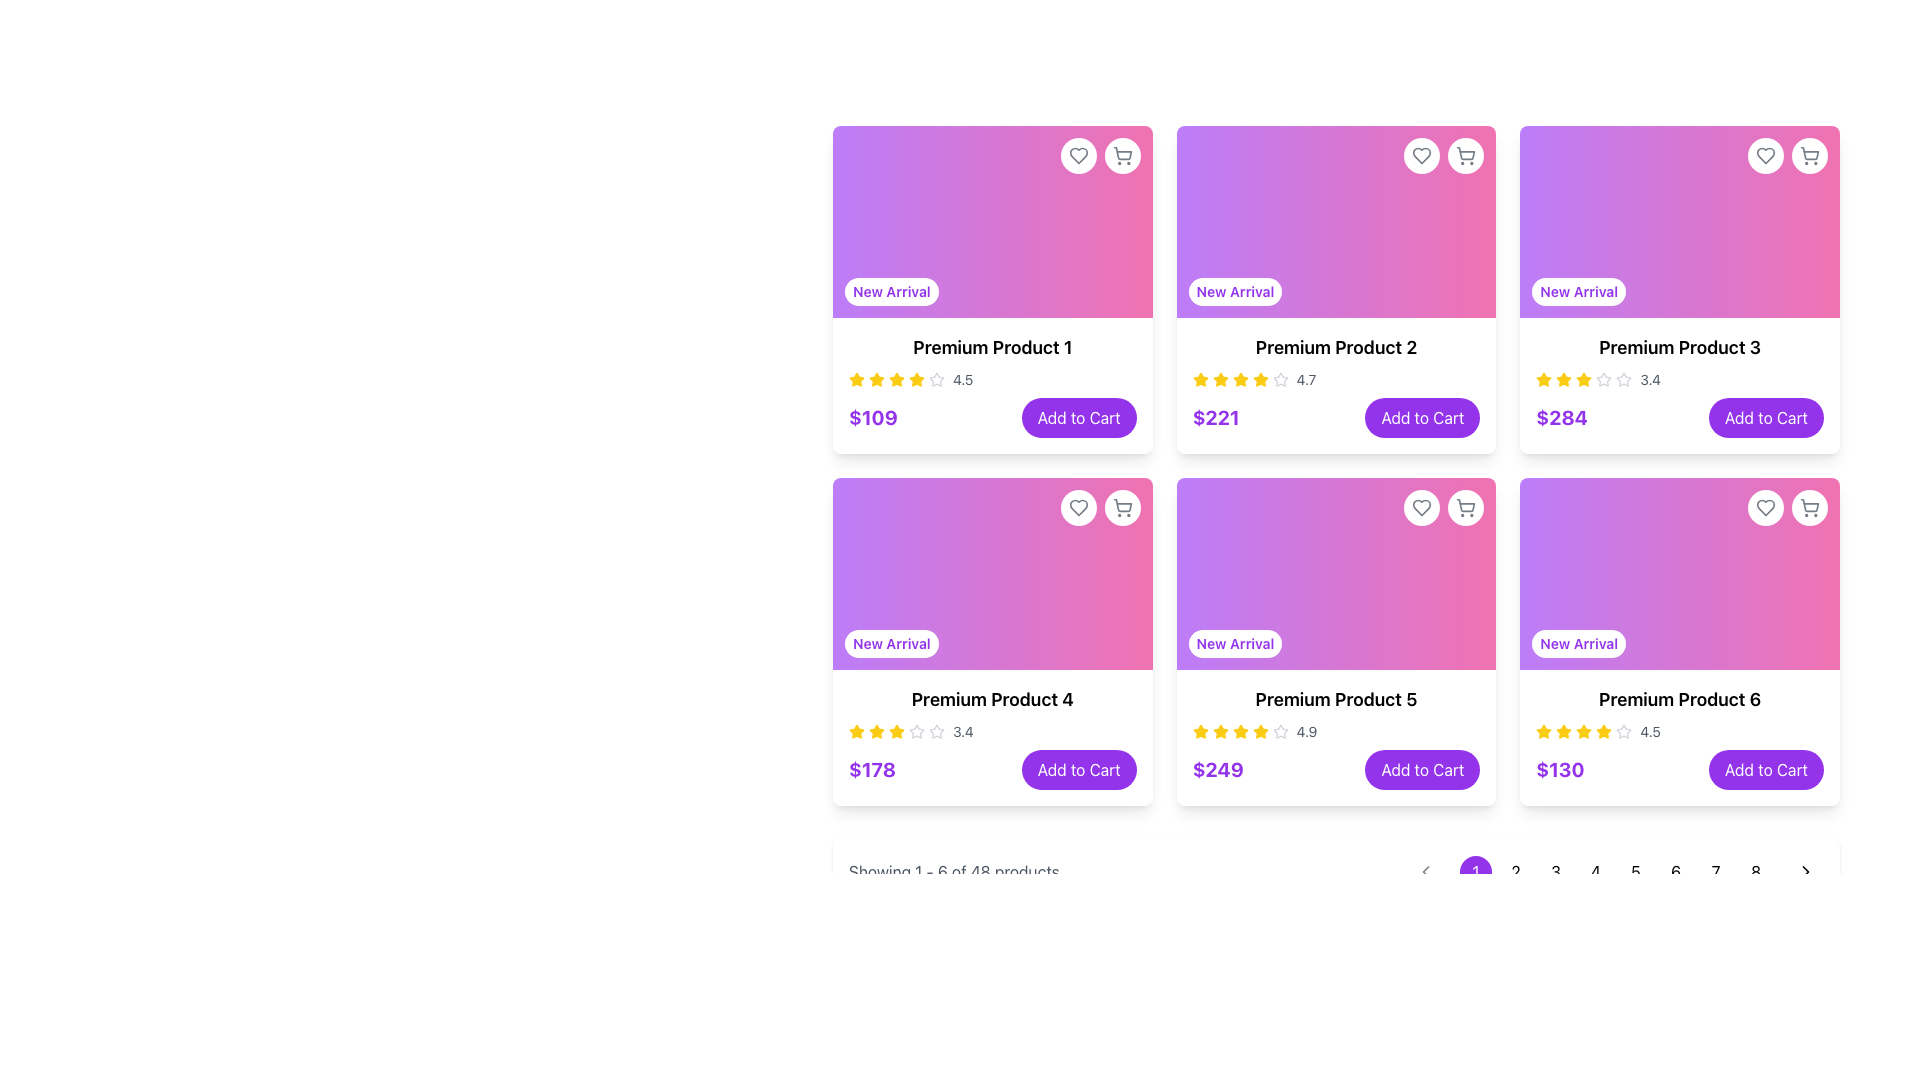 The height and width of the screenshot is (1080, 1920). Describe the element at coordinates (890, 644) in the screenshot. I see `the small rounded rectangular label that displays 'New Arrival' in purple color on a white background, located at the bottom-left of the fourth card component` at that location.